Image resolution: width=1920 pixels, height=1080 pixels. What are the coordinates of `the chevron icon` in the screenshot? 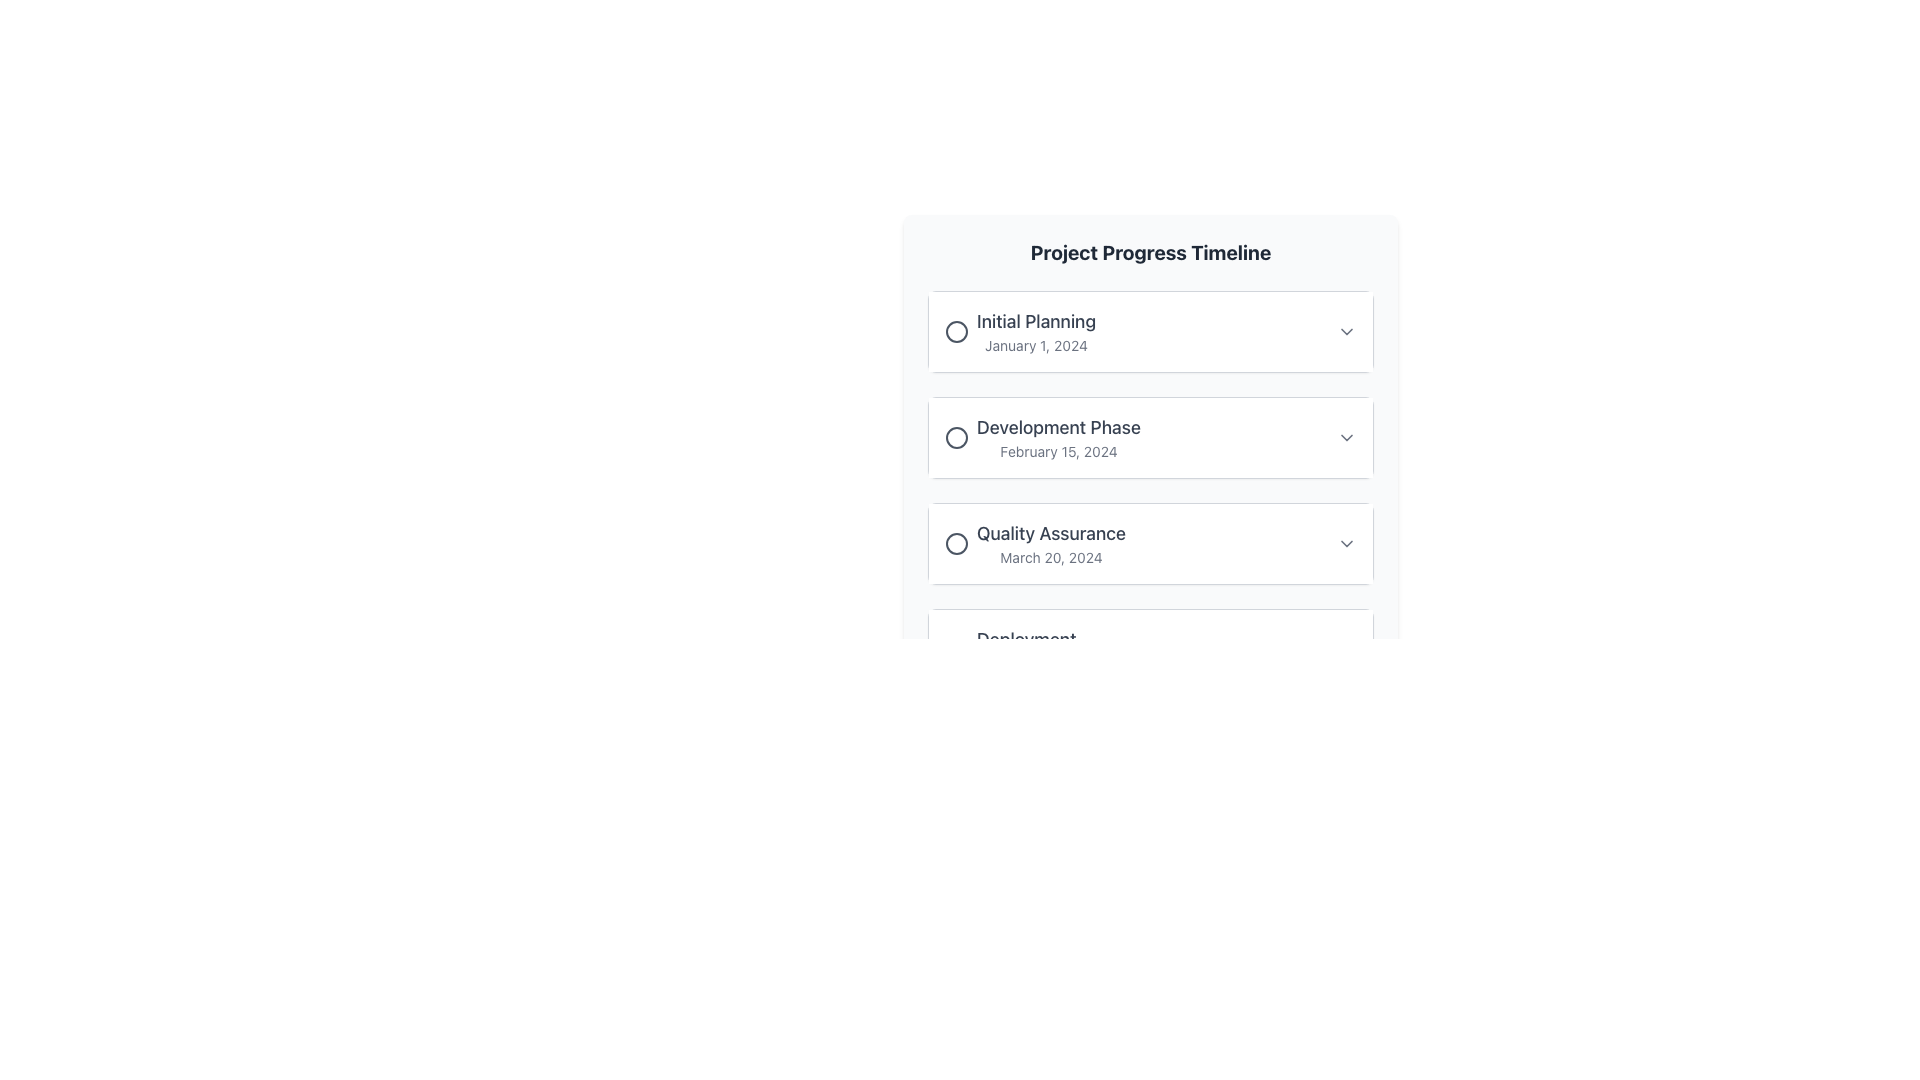 It's located at (1347, 330).